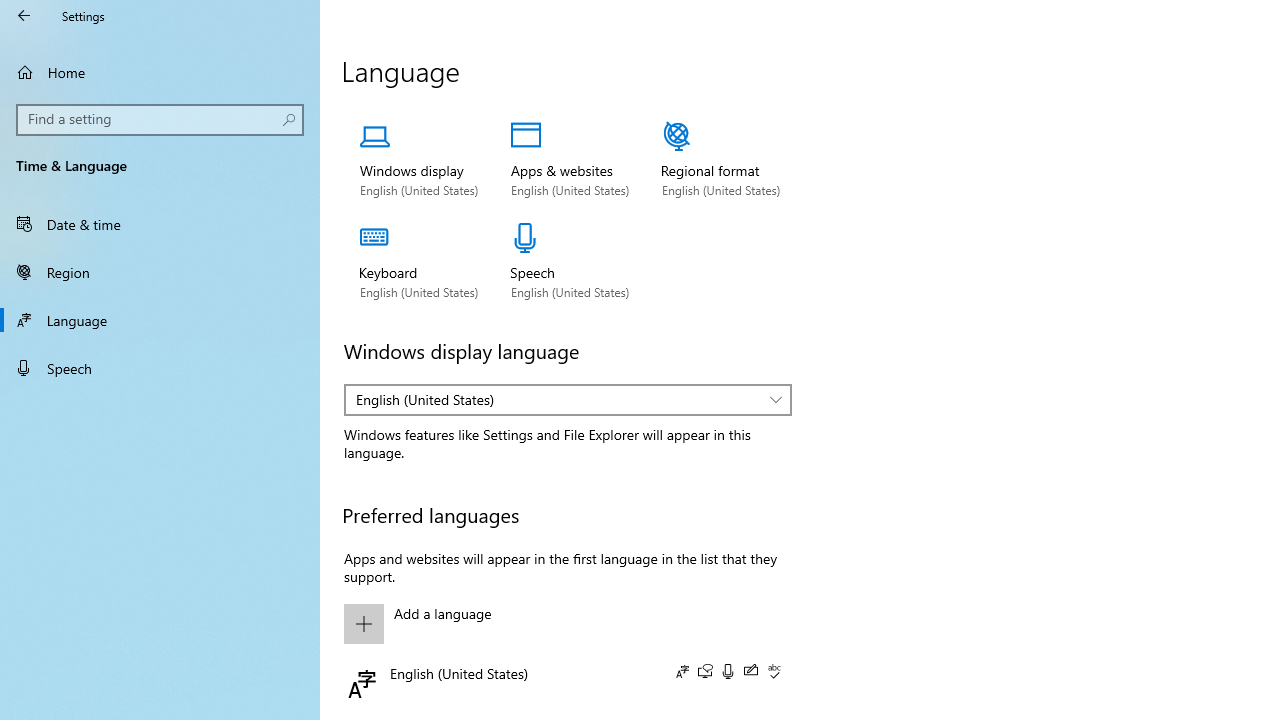 This screenshot has height=720, width=1280. Describe the element at coordinates (558, 399) in the screenshot. I see `'English (United States)'` at that location.